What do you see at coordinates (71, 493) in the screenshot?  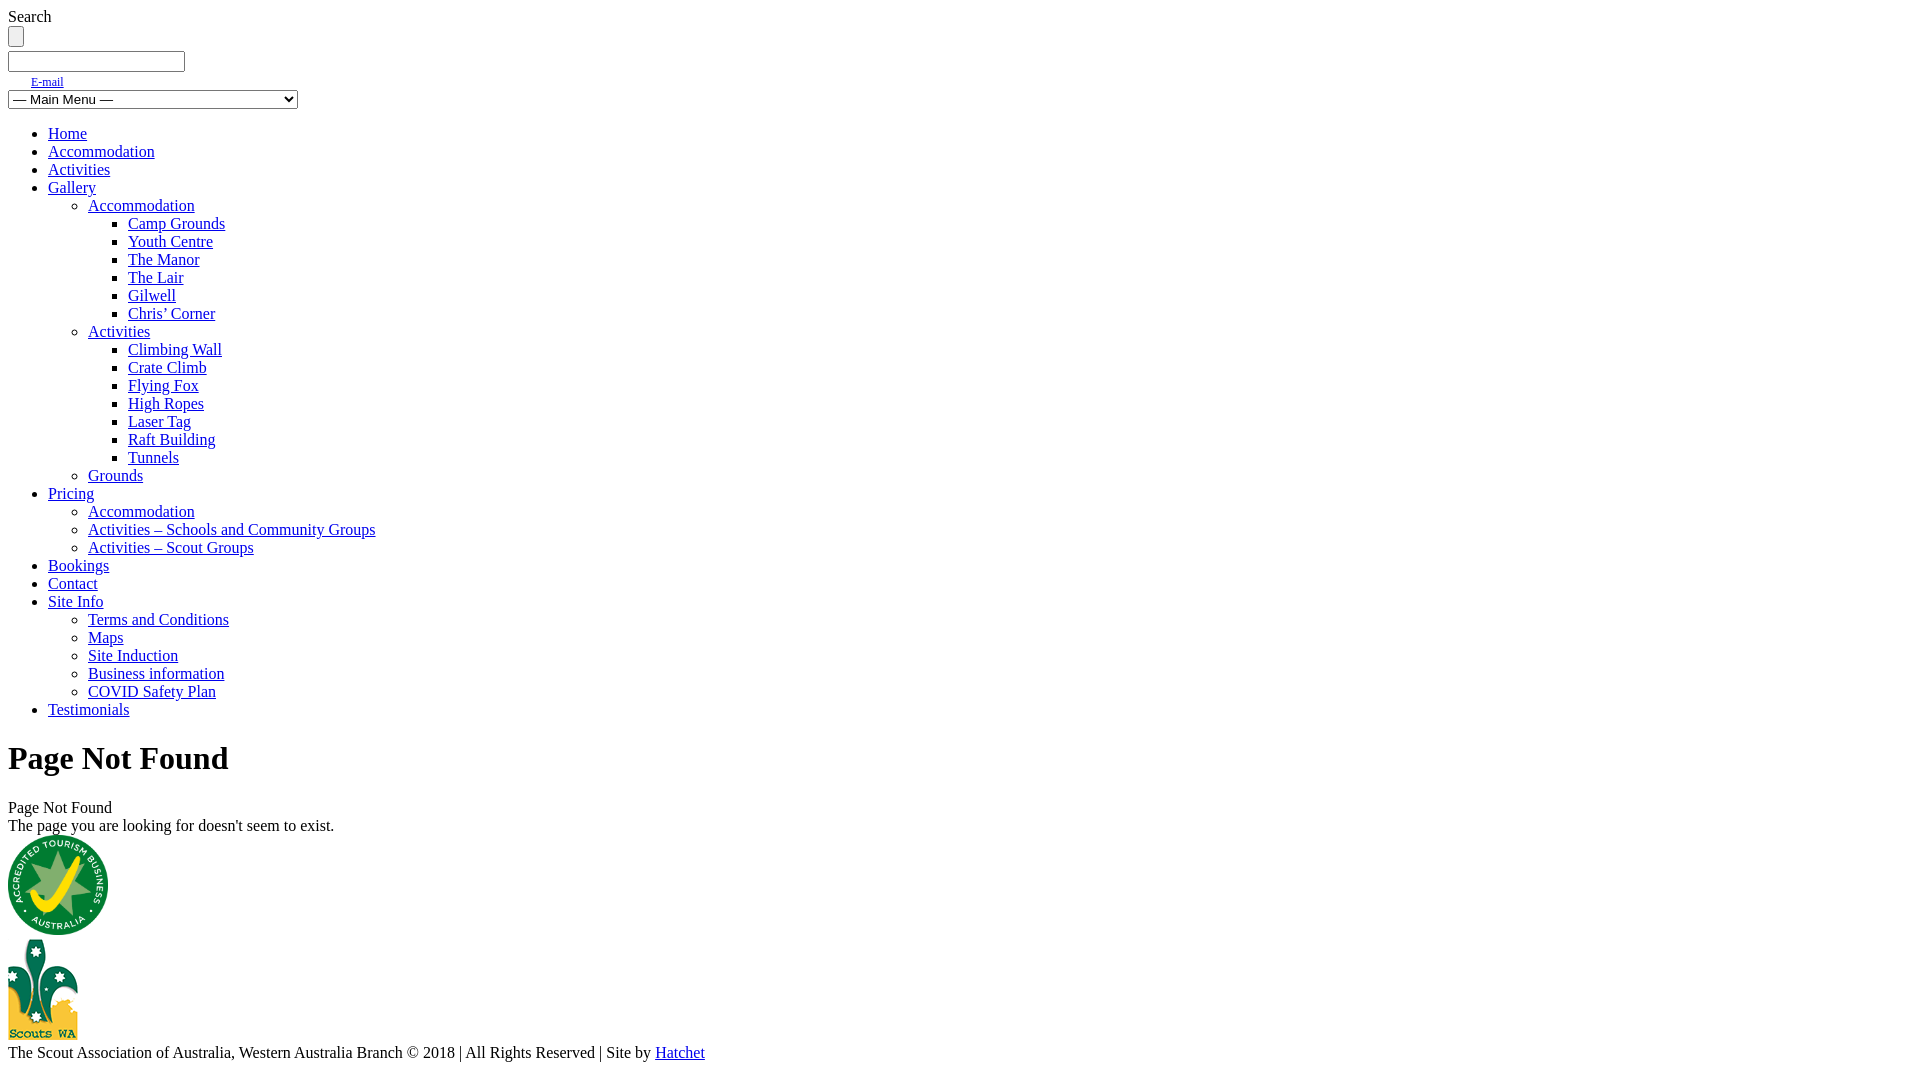 I see `'Pricing'` at bounding box center [71, 493].